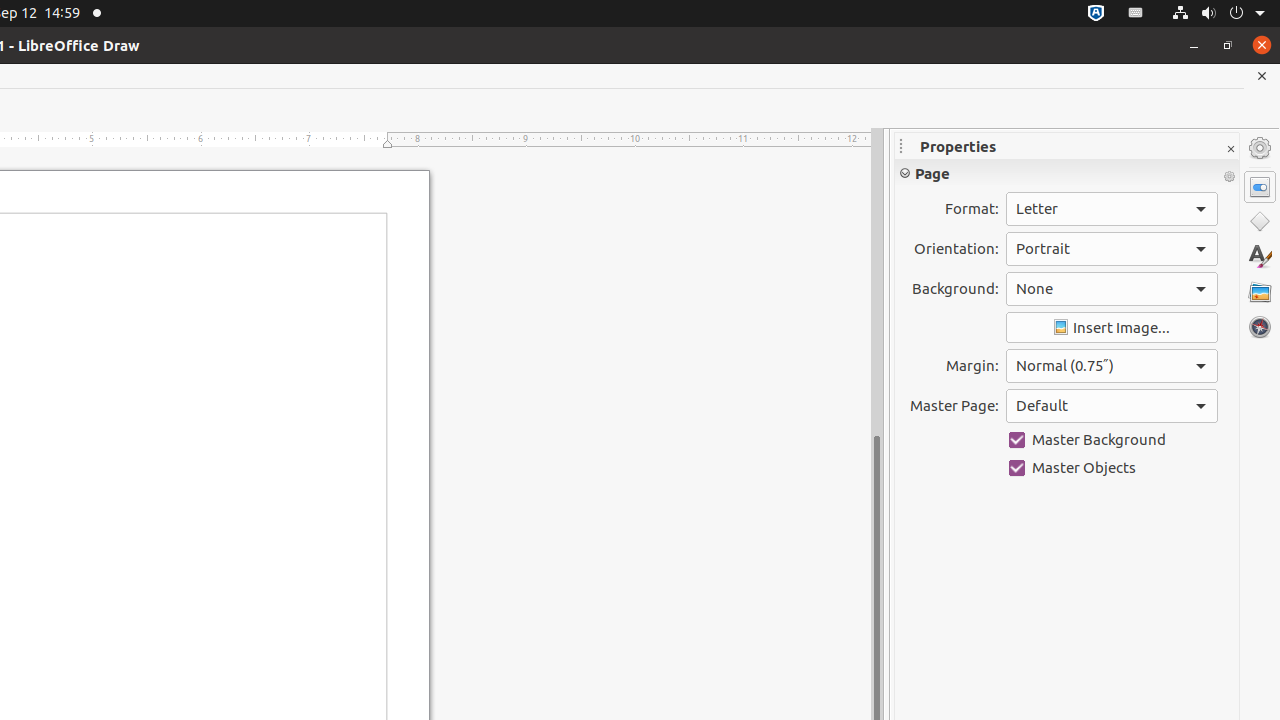 The width and height of the screenshot is (1280, 720). Describe the element at coordinates (1110, 326) in the screenshot. I see `'Insert Image'` at that location.